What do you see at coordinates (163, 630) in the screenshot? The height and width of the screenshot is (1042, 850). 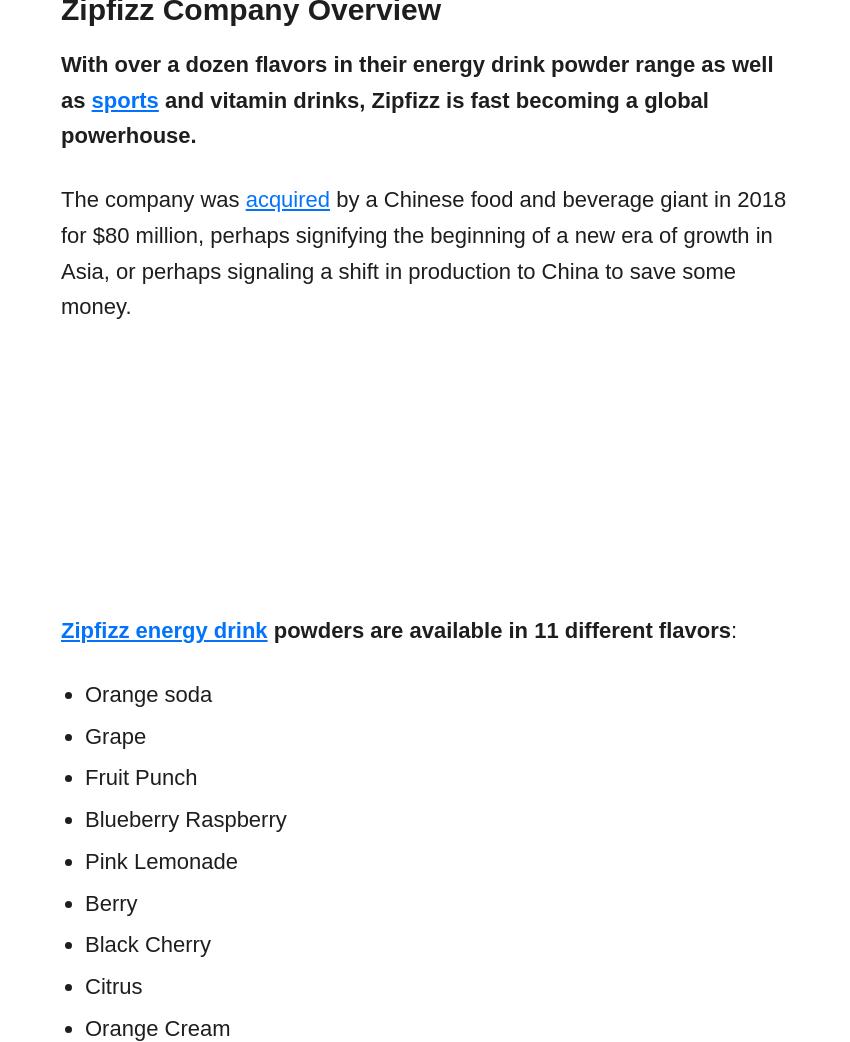 I see `'Zipfizz energy drink'` at bounding box center [163, 630].